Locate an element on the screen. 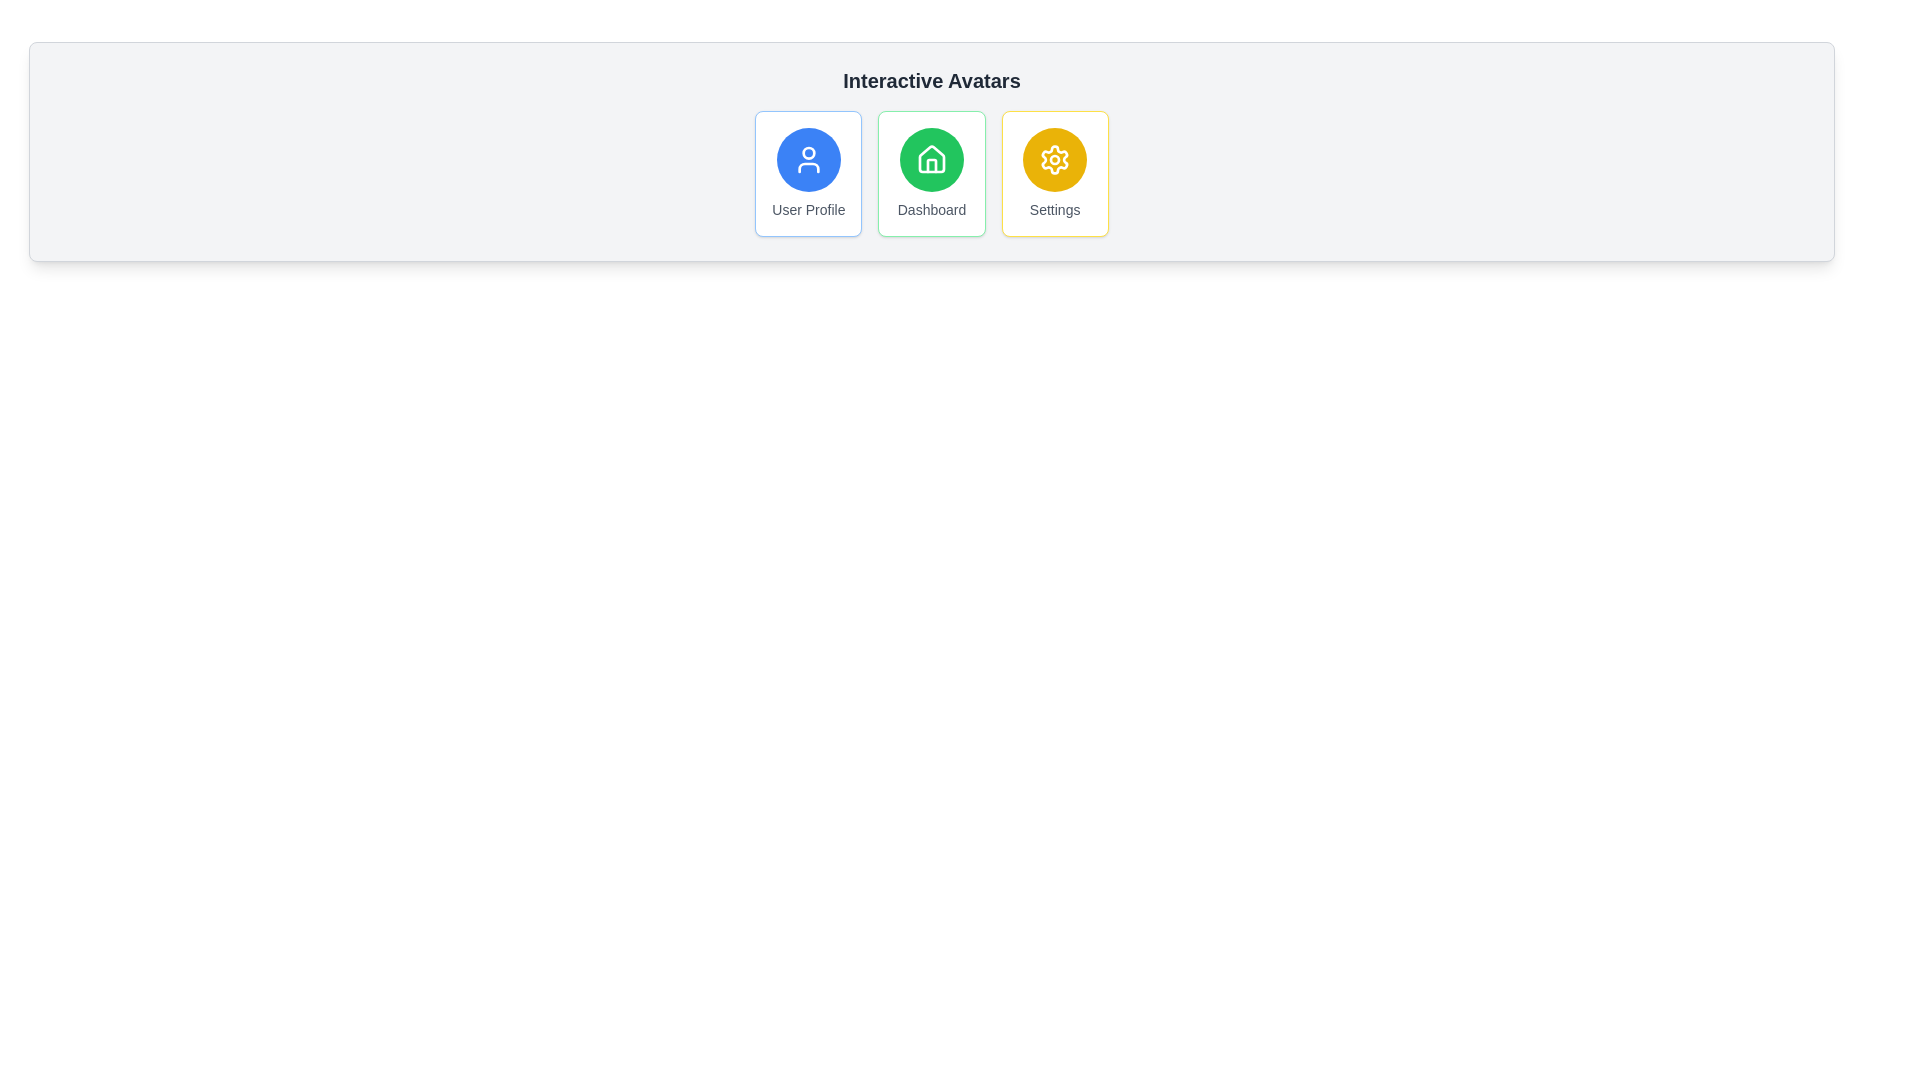 The width and height of the screenshot is (1920, 1080). text from the Text label located at the bottom of the third interactive avatar panel on the far right, which serves as a caption for the 'Settings' icon above it is located at coordinates (1054, 209).